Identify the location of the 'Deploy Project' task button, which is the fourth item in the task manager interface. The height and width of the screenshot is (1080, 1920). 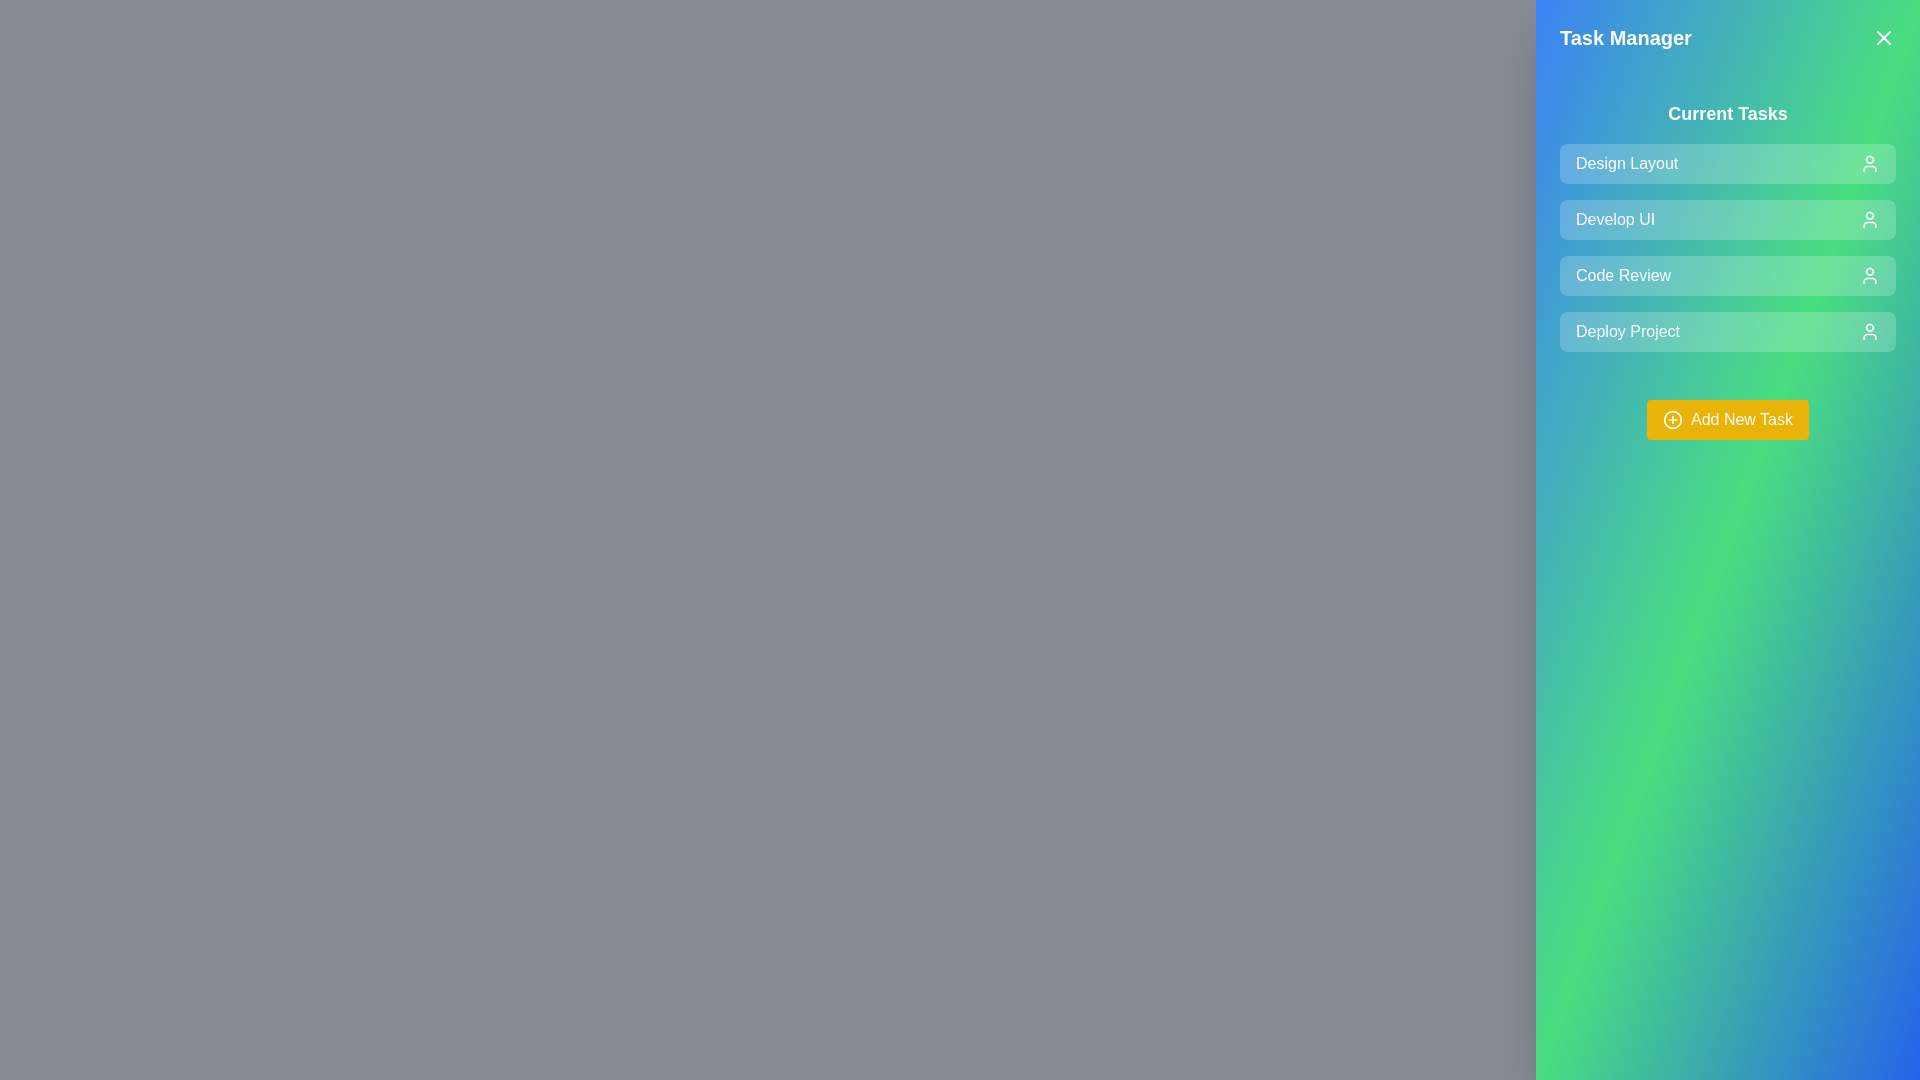
(1727, 330).